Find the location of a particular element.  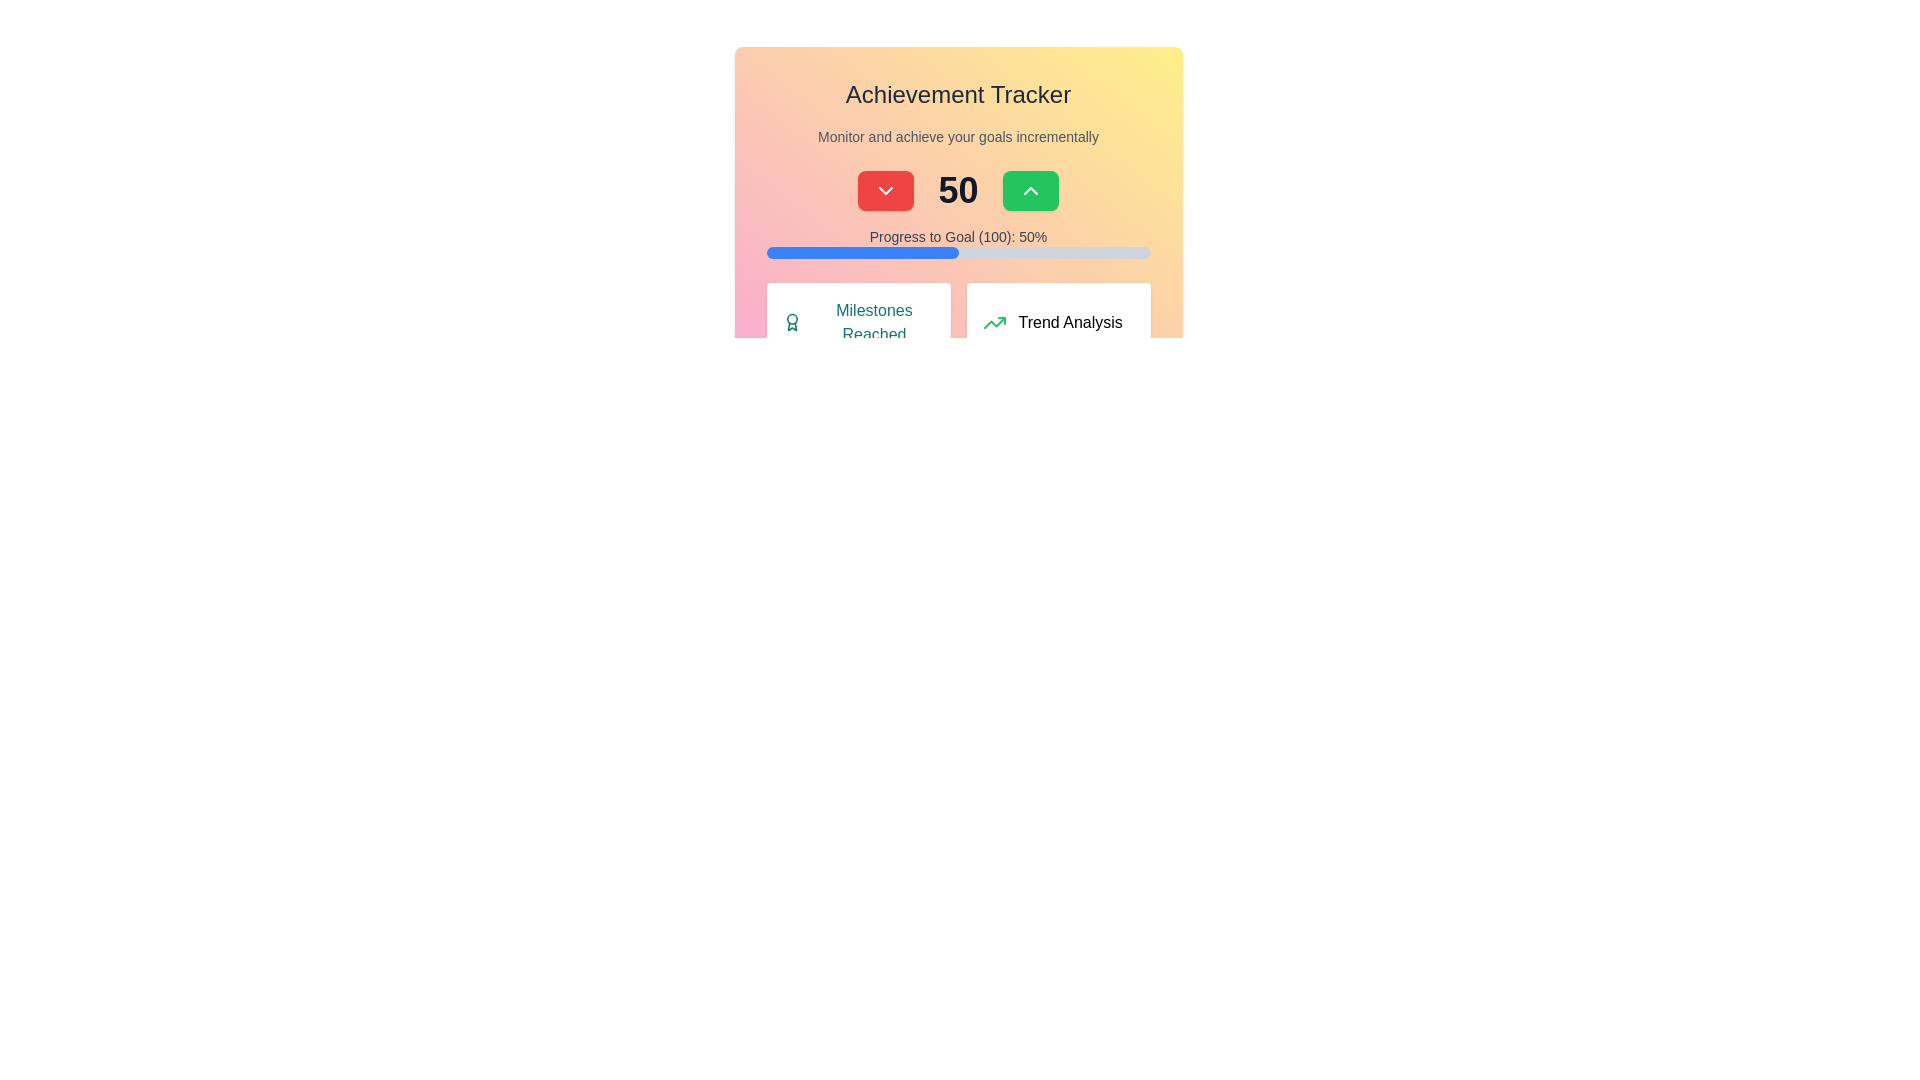

the blue progress bar that indicates 50% completion in the goal tracker interface, positioned below the text 'Progress to Goal (100): 50%' is located at coordinates (862, 252).